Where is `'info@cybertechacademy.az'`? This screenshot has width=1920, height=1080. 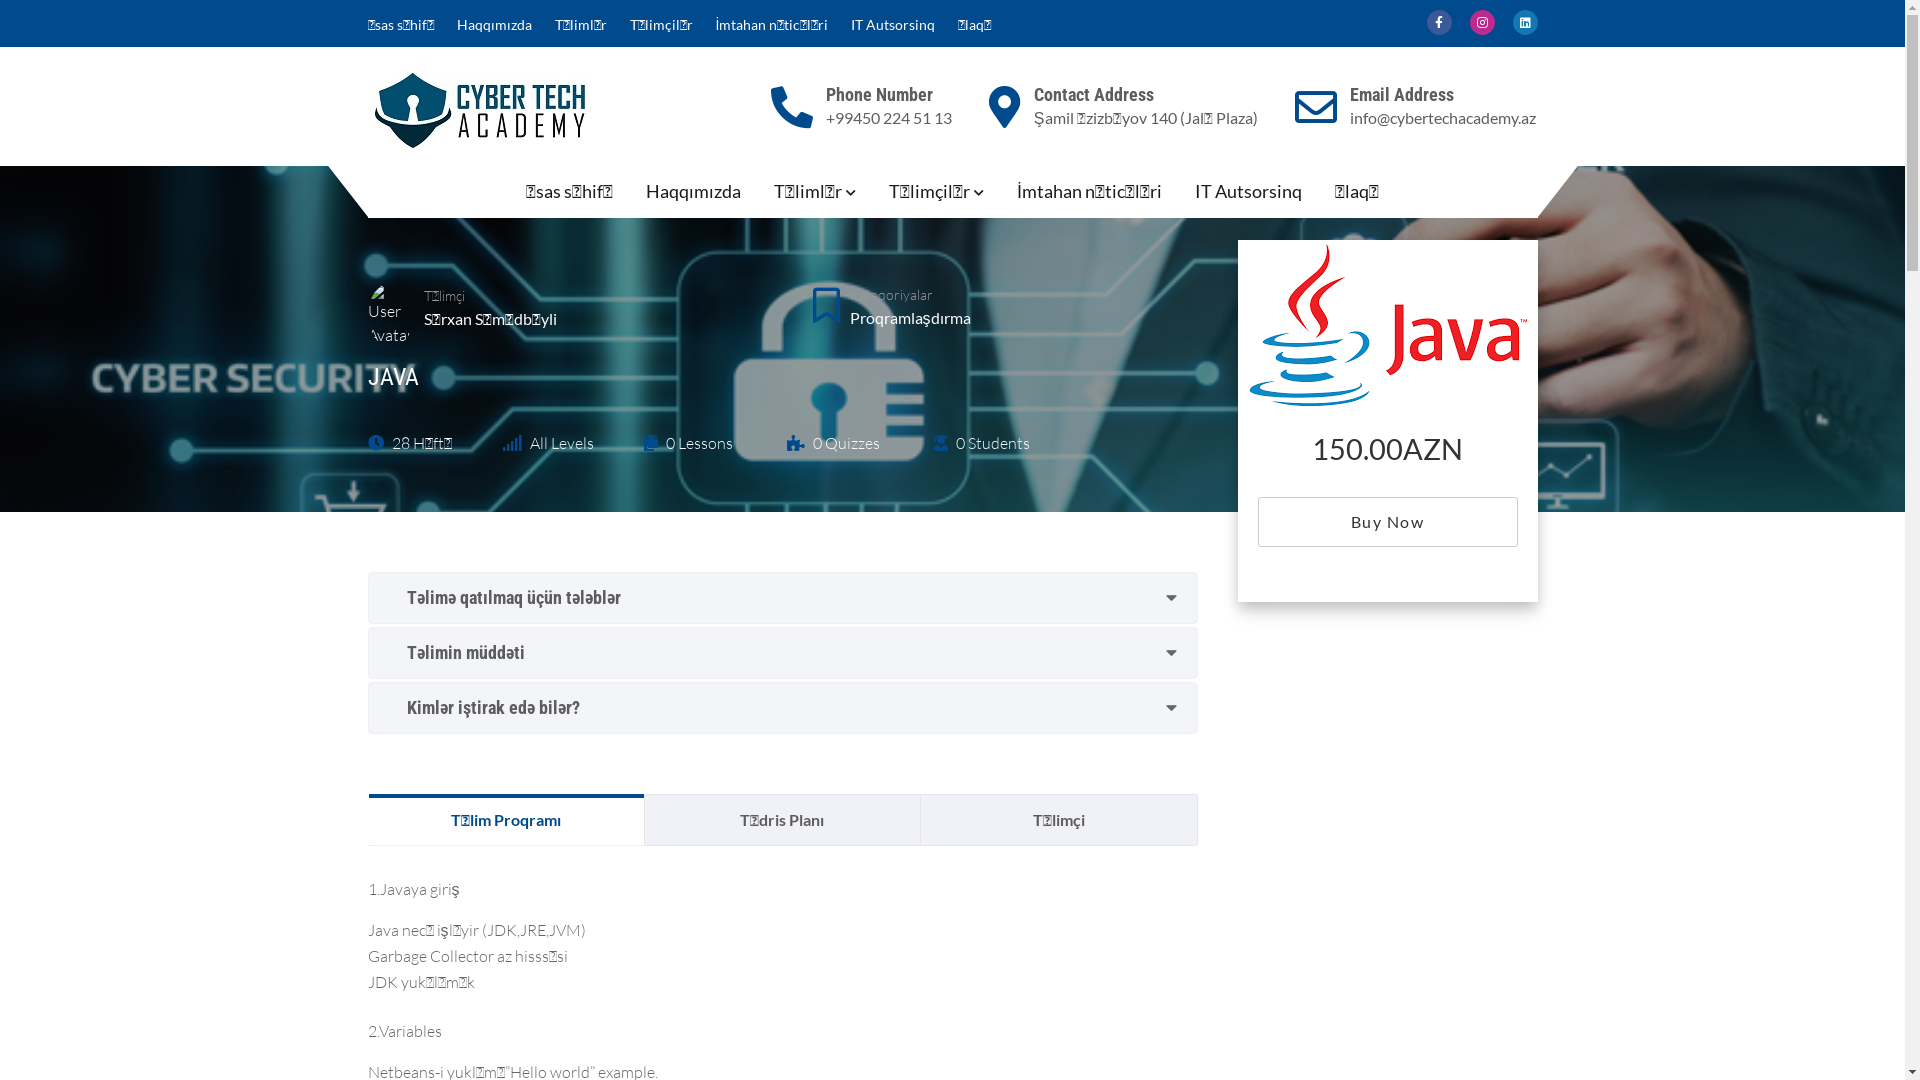 'info@cybertechacademy.az' is located at coordinates (1443, 118).